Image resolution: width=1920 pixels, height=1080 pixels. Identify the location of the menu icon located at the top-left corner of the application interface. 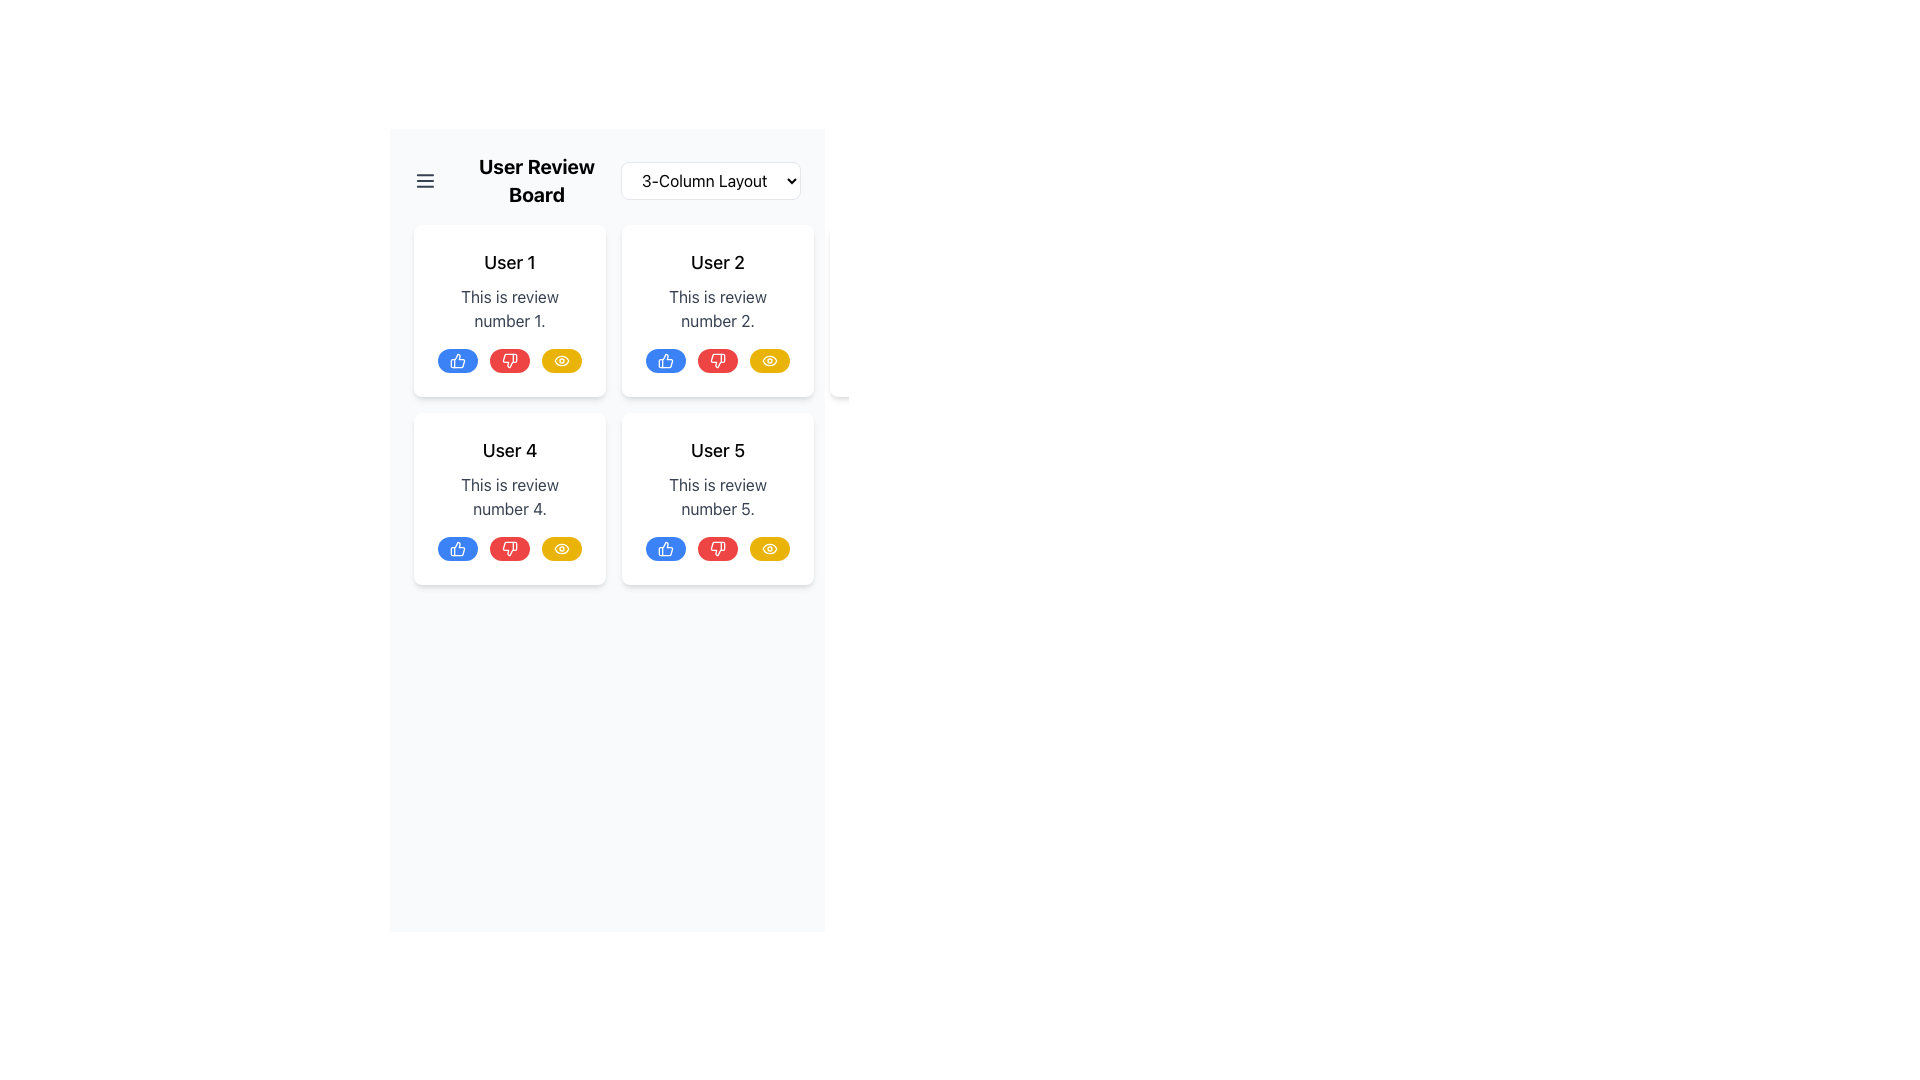
(424, 181).